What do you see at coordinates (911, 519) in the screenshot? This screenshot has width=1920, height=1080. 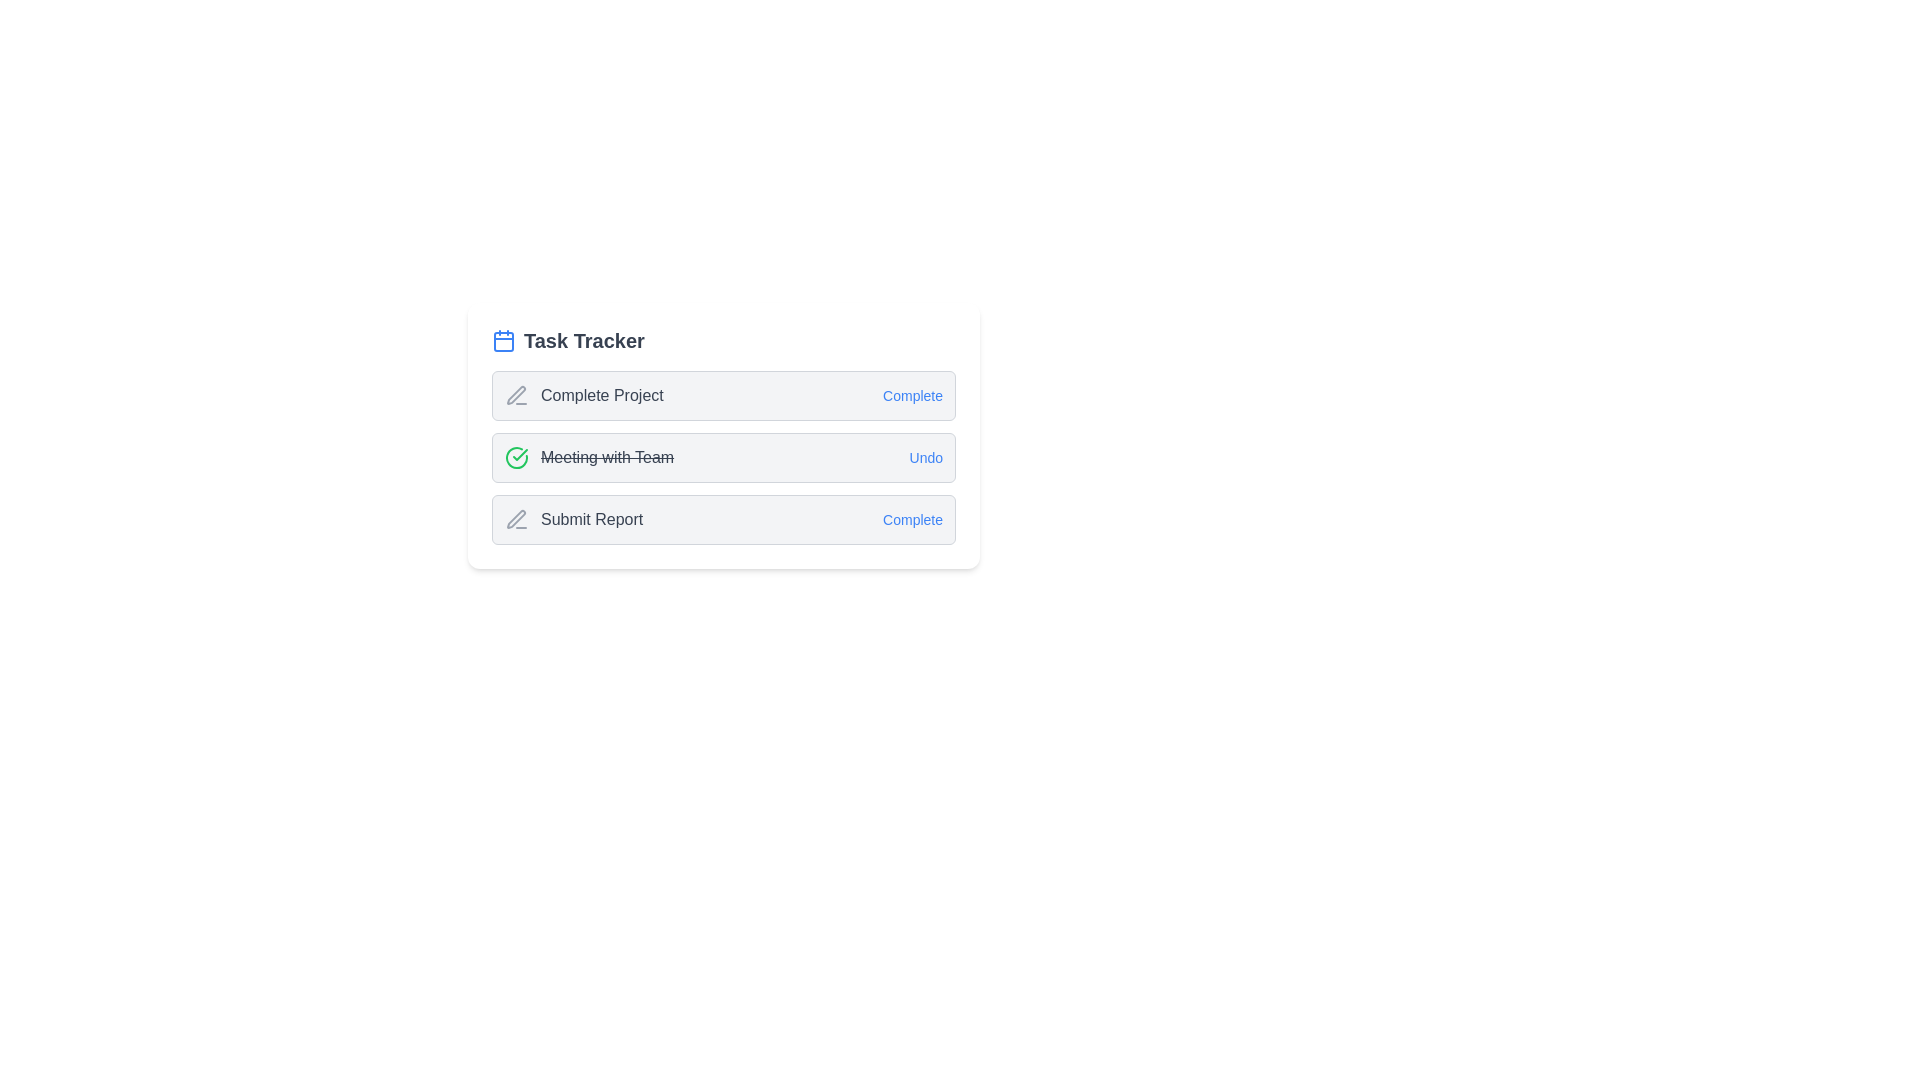 I see `the button styled as a text link located at the far-right end of the 'Submit Report' row to mark the associated task as completed` at bounding box center [911, 519].